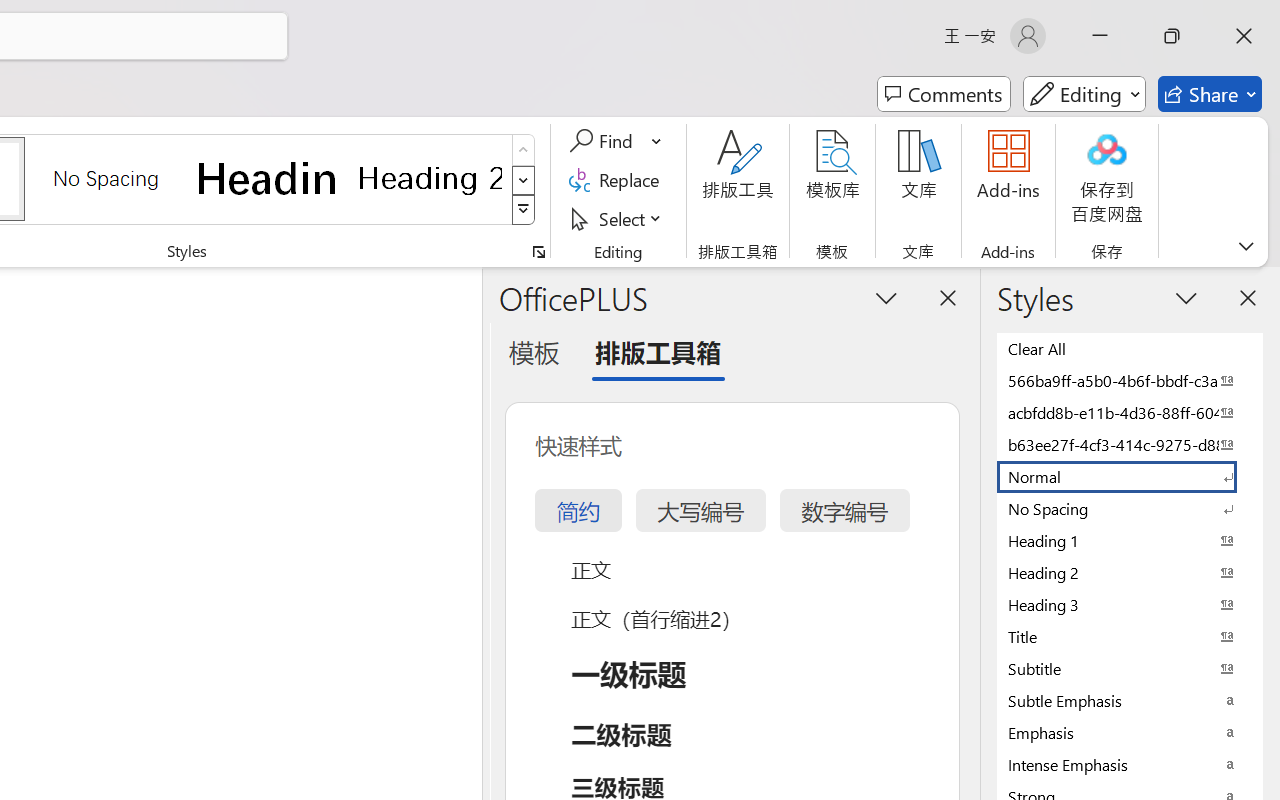  Describe the element at coordinates (1130, 443) in the screenshot. I see `'b63ee27f-4cf3-414c-9275-d88e3f90795e'` at that location.